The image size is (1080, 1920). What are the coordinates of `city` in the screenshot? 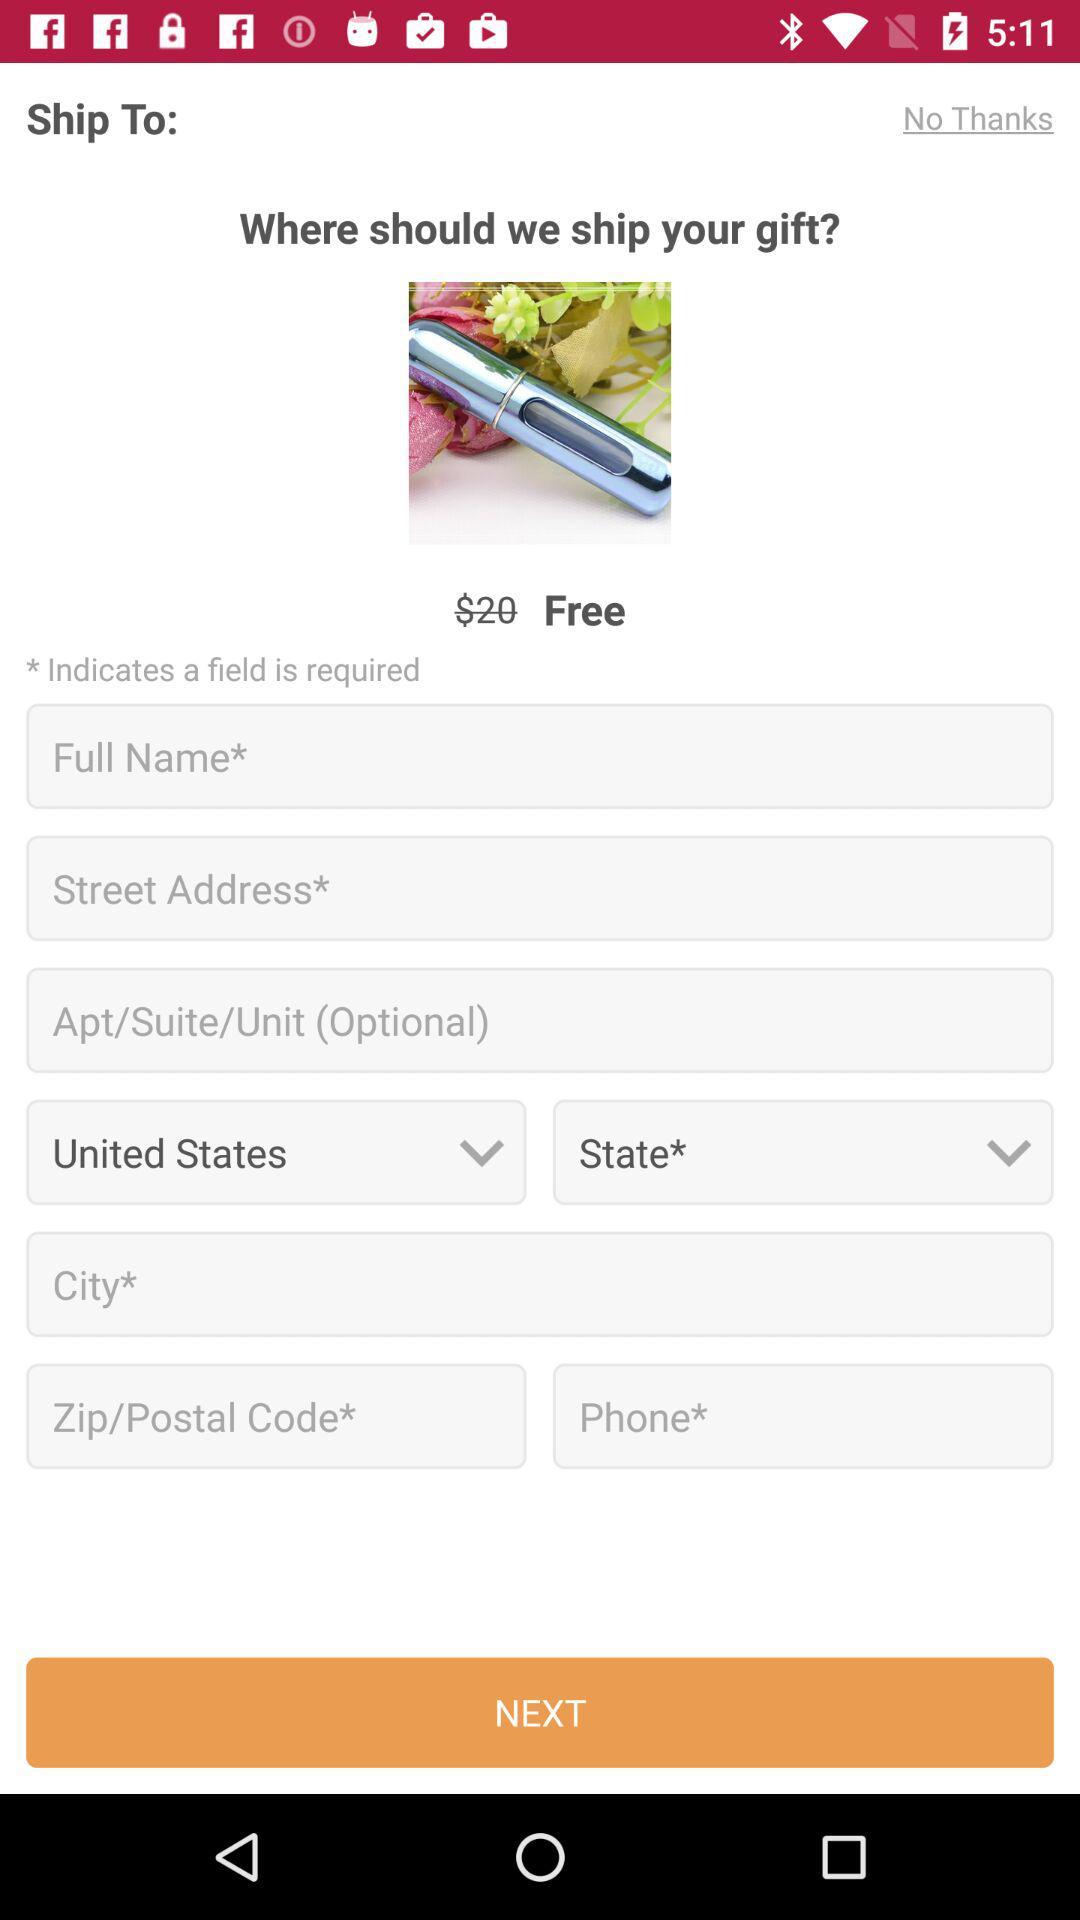 It's located at (540, 1284).